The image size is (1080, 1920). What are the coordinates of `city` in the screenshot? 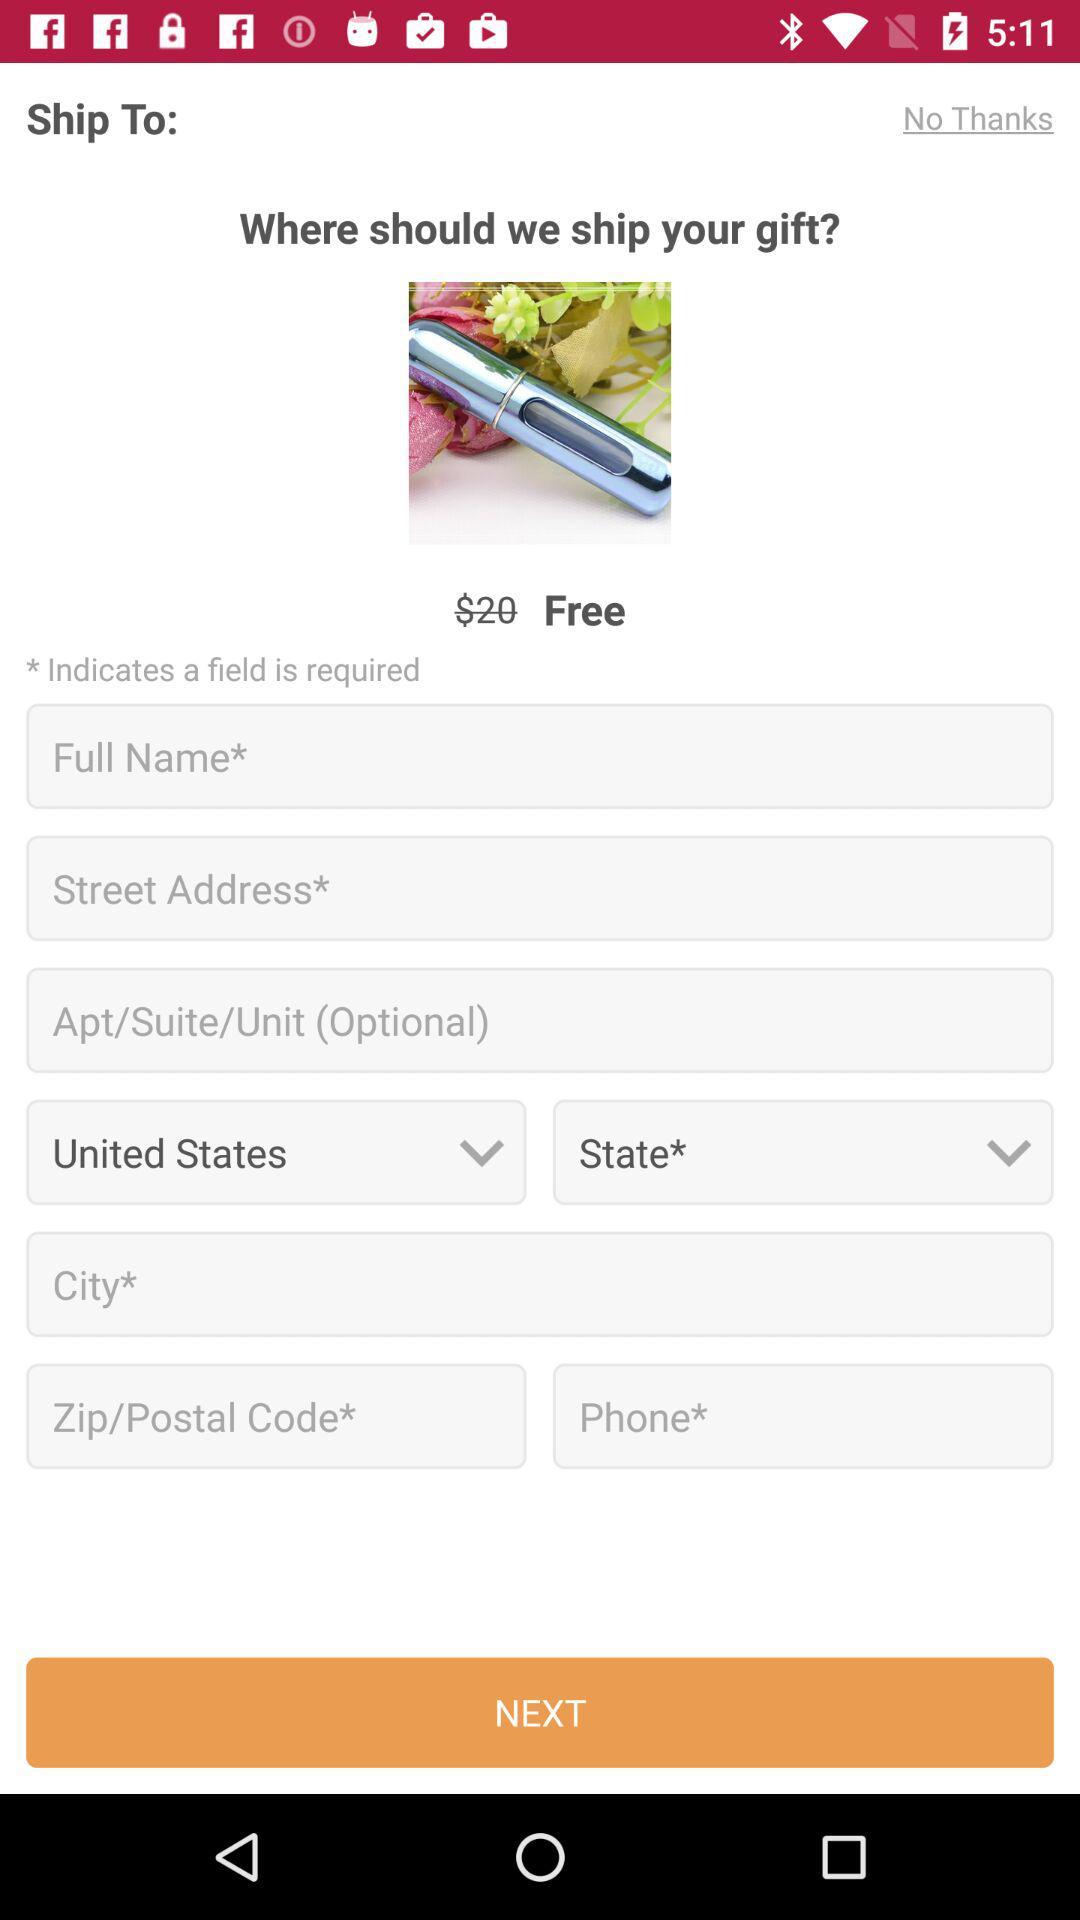 It's located at (540, 1284).